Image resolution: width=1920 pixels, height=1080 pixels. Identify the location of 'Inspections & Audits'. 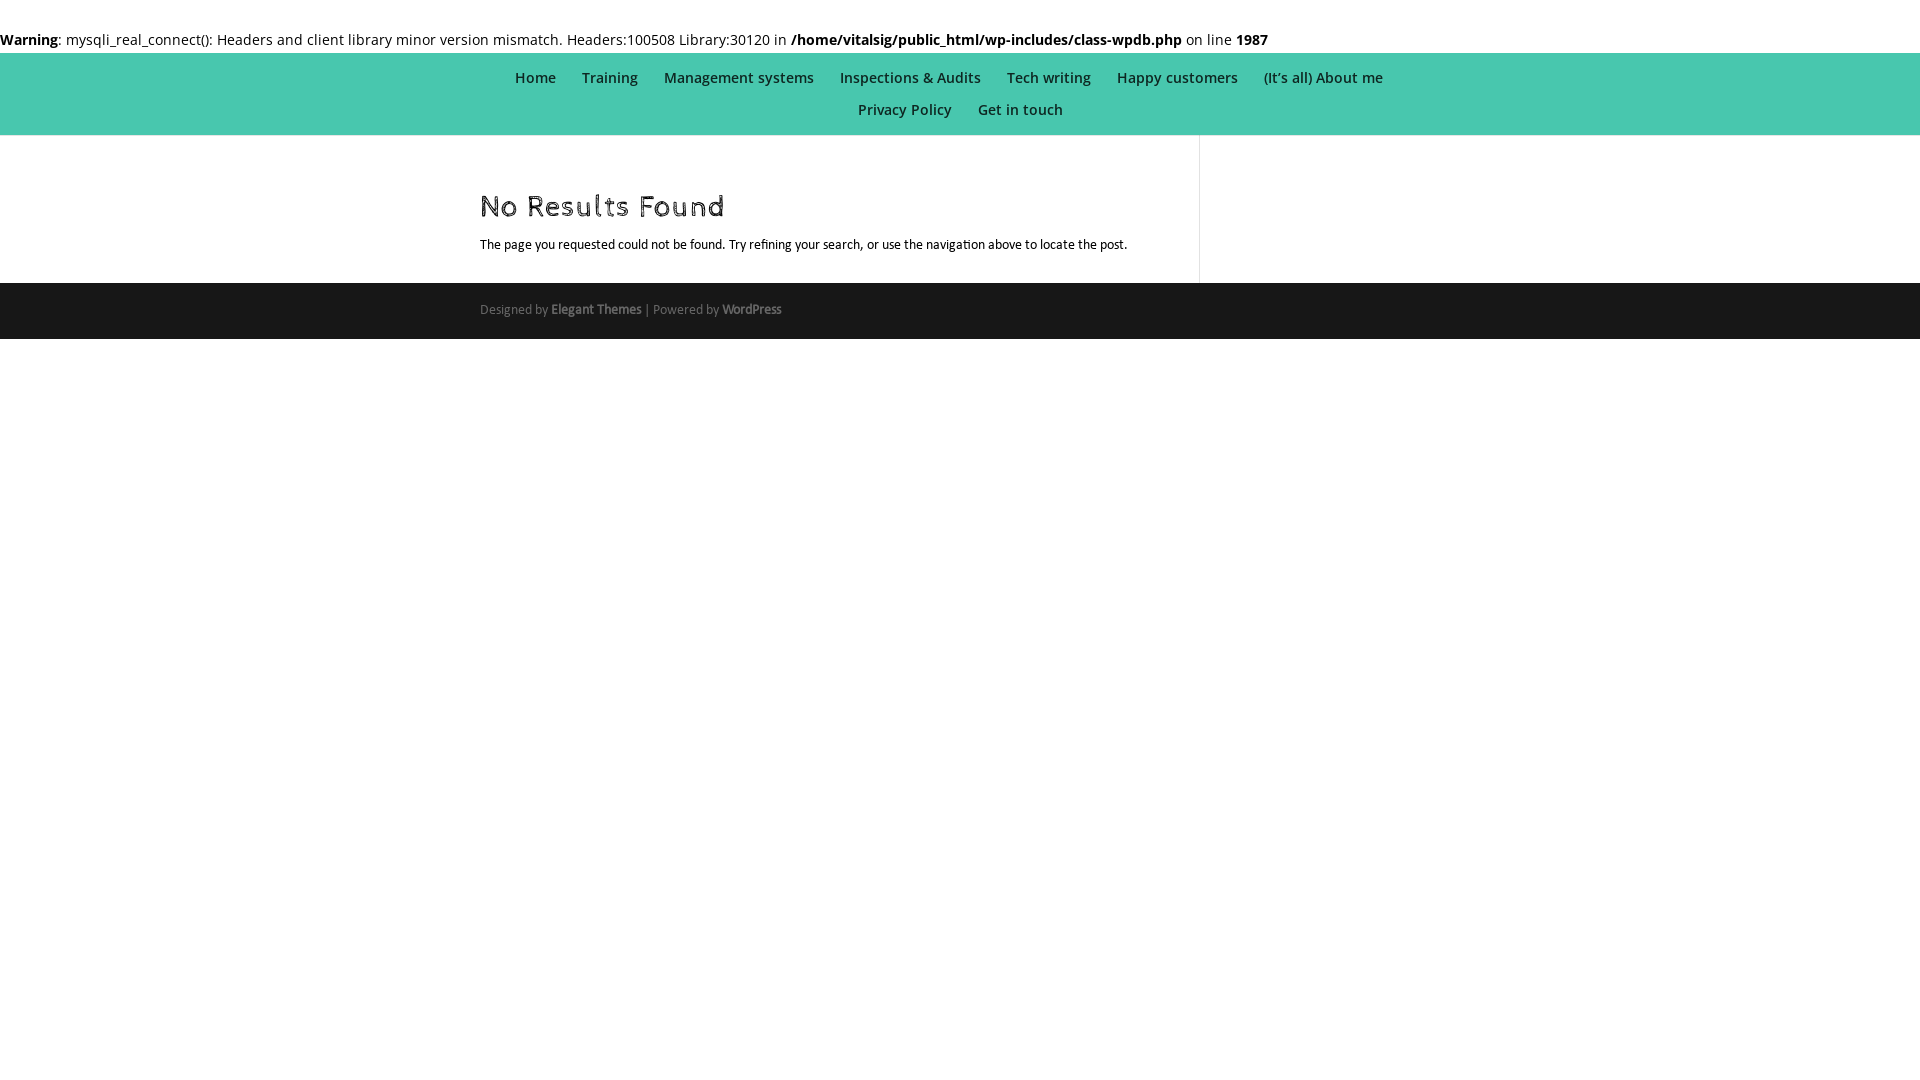
(909, 86).